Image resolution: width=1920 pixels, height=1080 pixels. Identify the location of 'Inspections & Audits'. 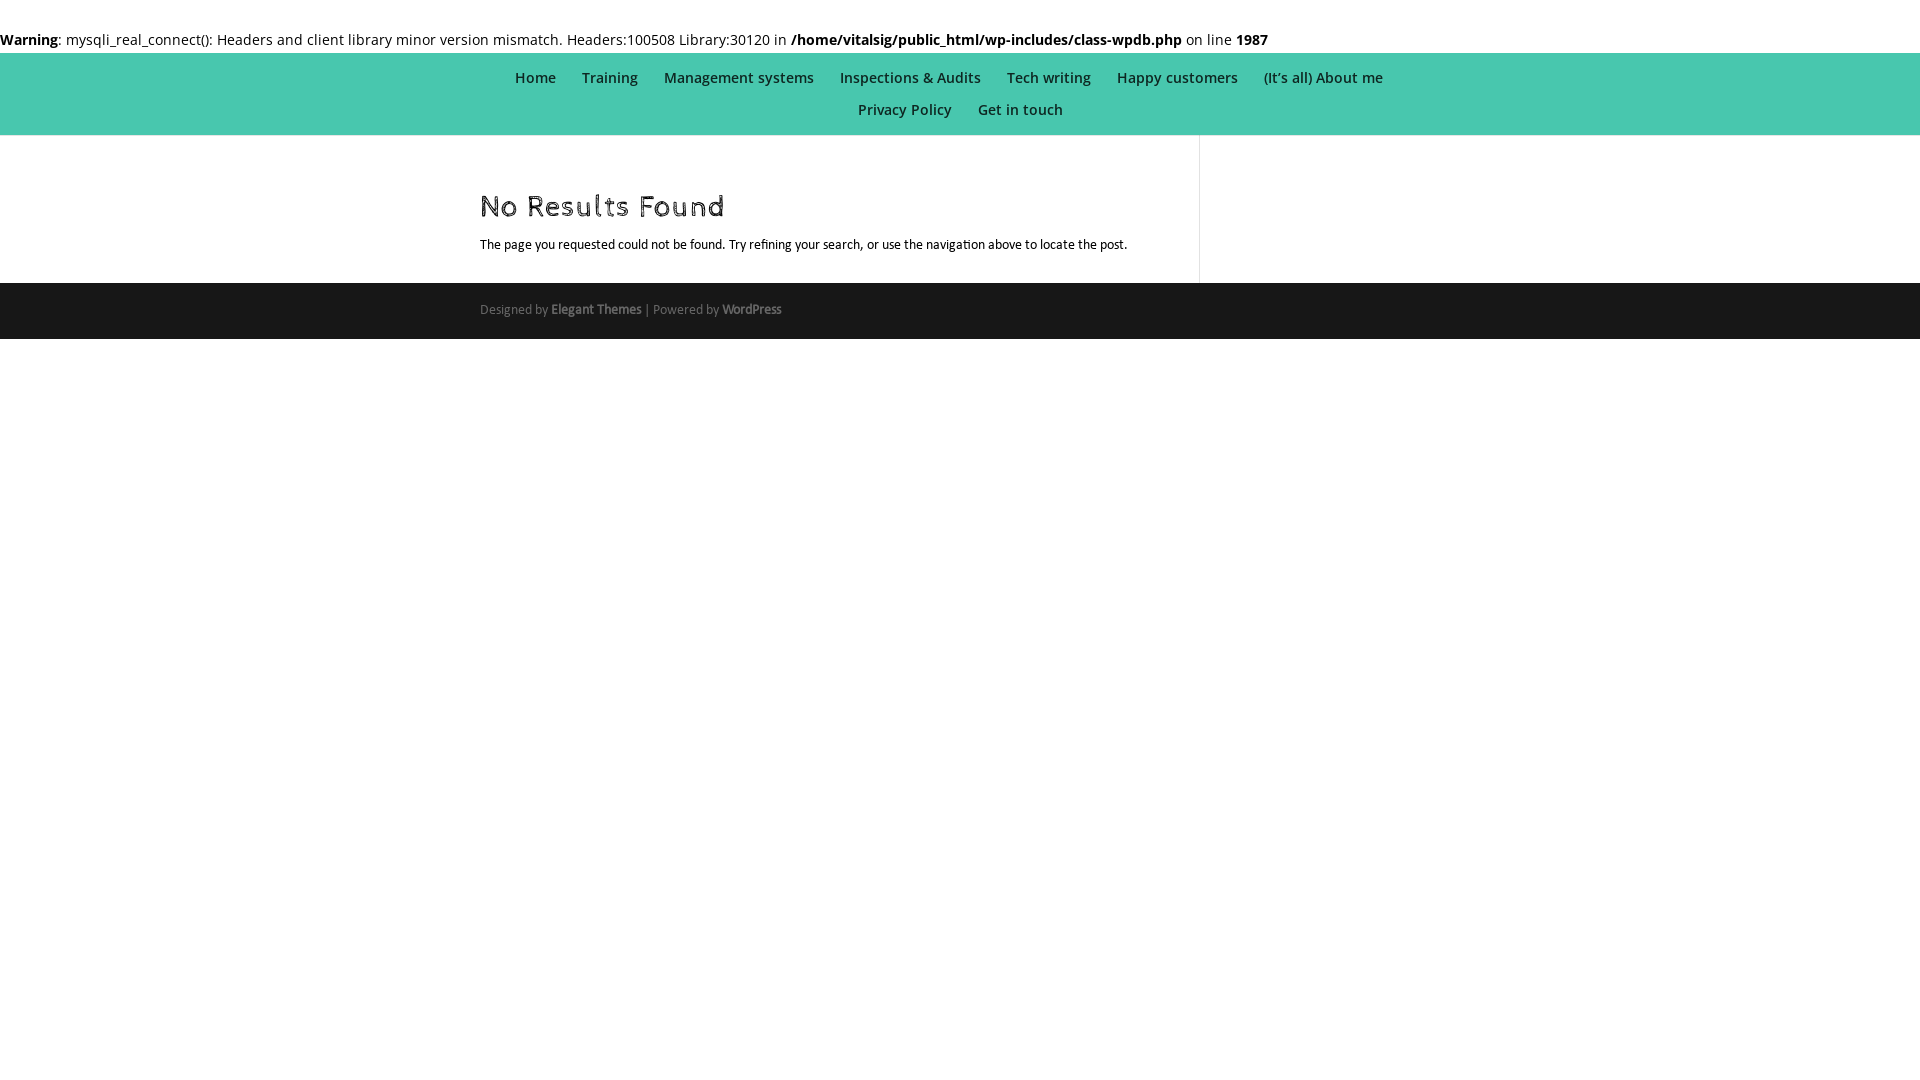
(909, 86).